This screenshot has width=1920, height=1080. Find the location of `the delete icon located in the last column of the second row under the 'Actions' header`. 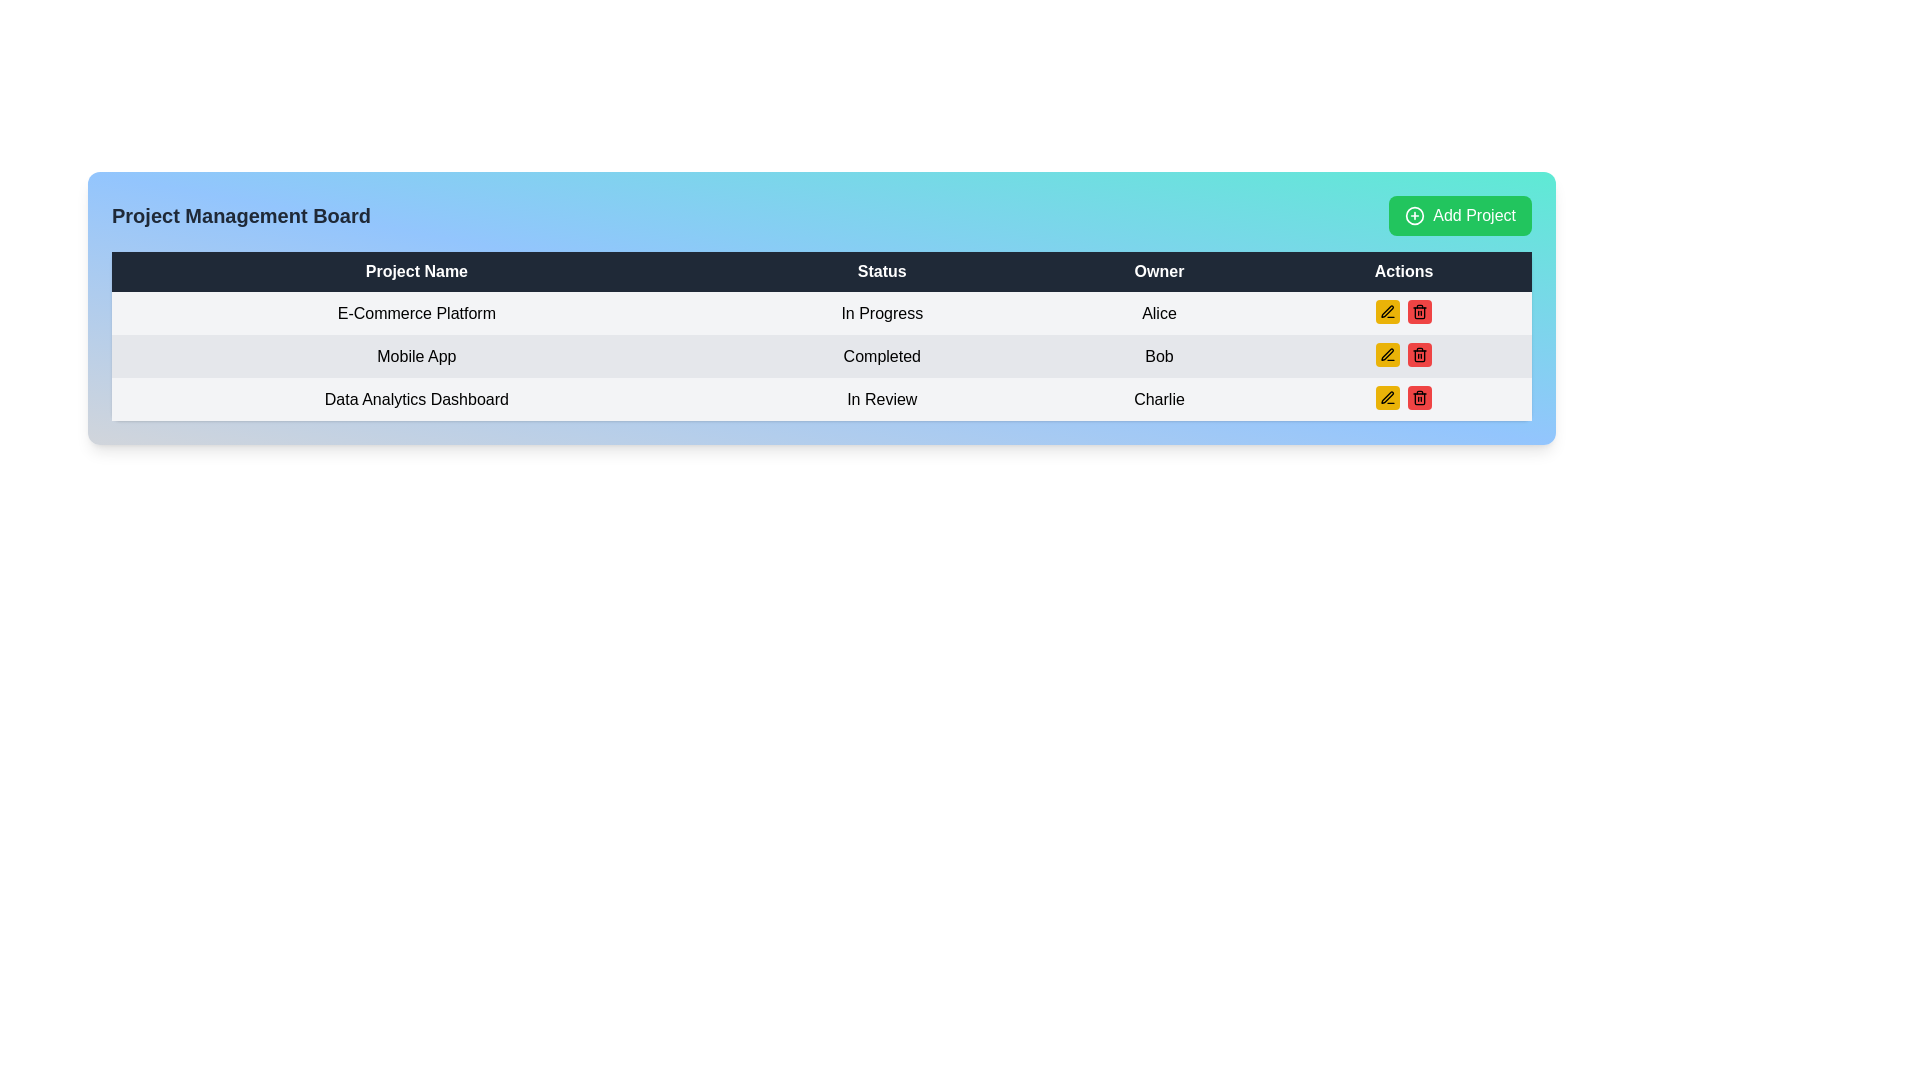

the delete icon located in the last column of the second row under the 'Actions' header is located at coordinates (1419, 353).